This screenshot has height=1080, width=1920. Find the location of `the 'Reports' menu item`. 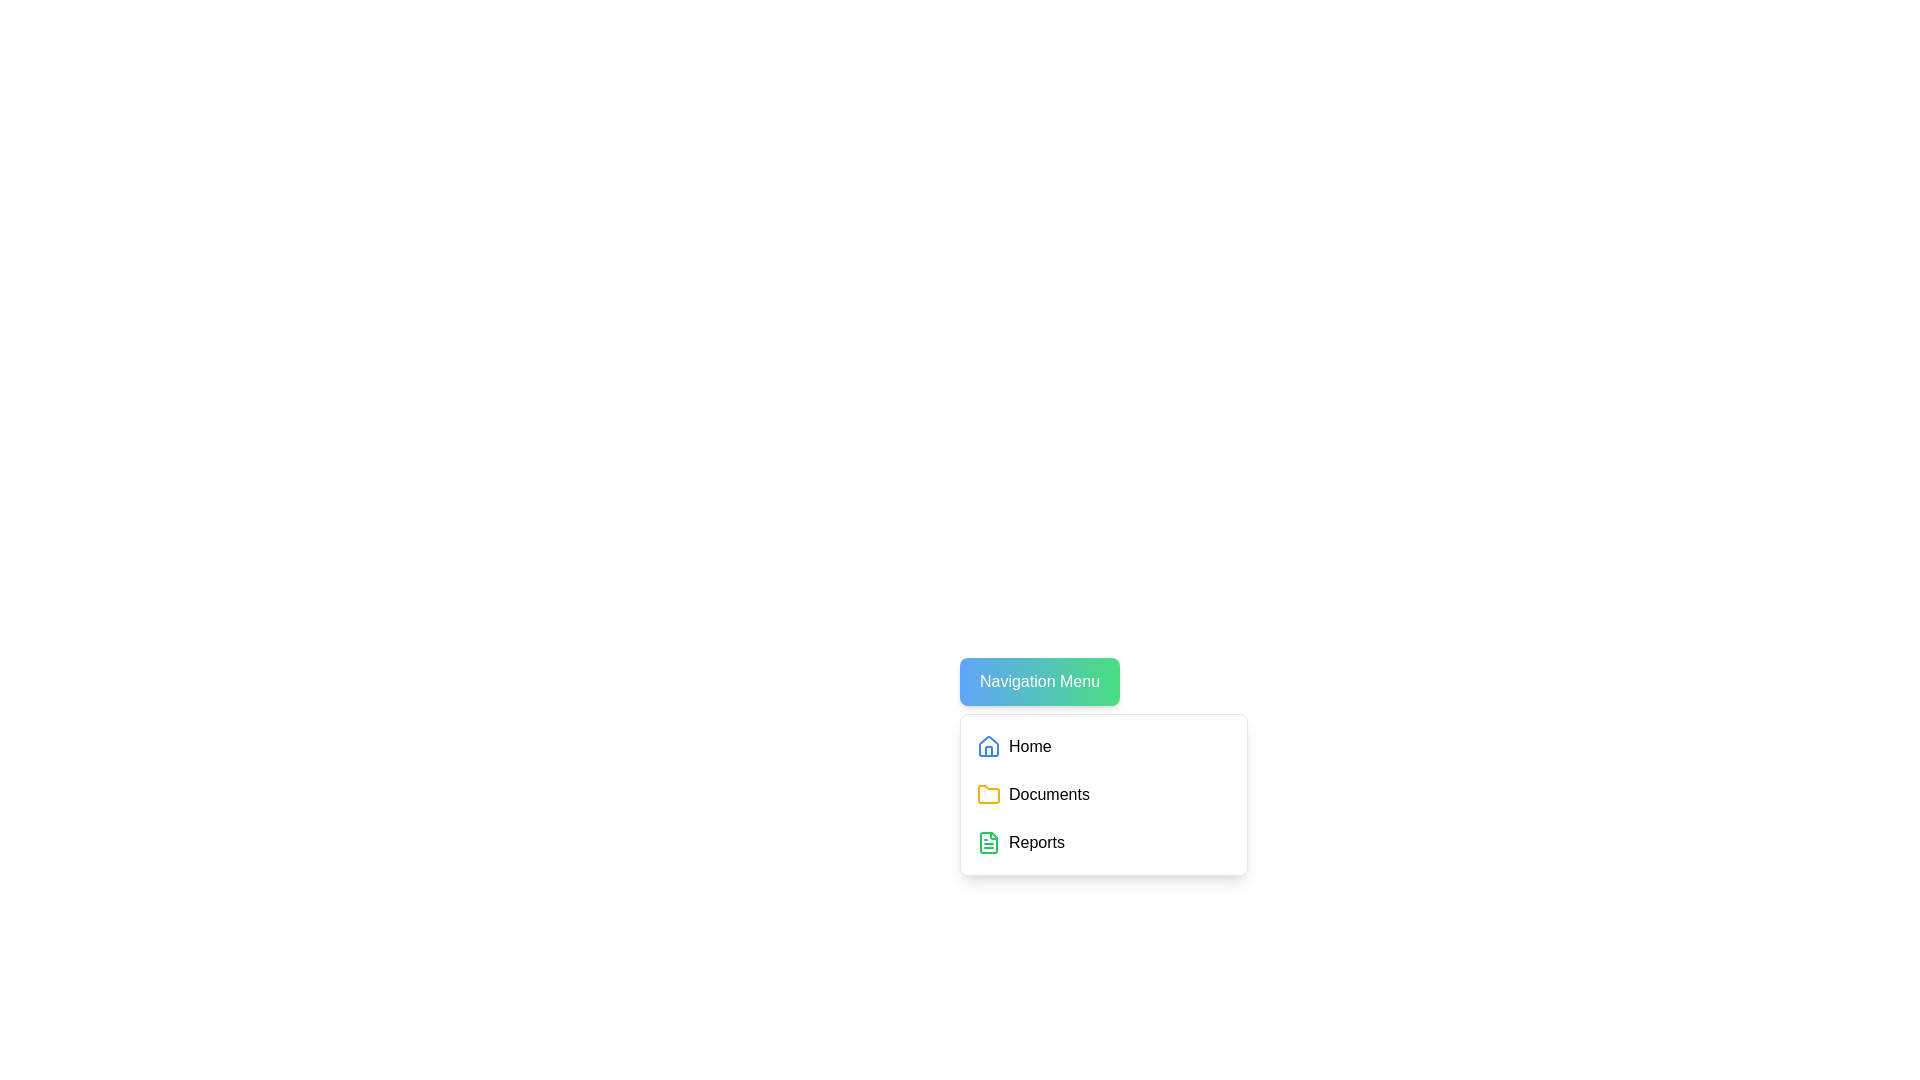

the 'Reports' menu item is located at coordinates (1102, 843).